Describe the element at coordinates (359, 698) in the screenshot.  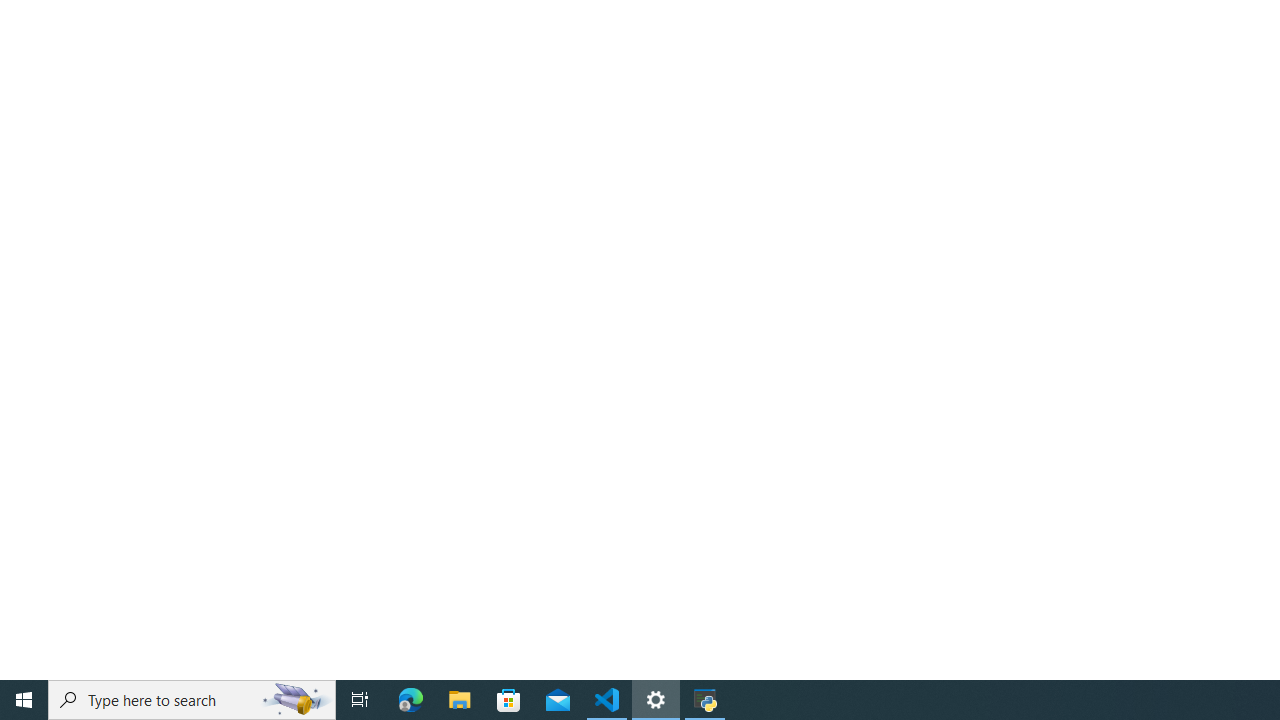
I see `'Task View'` at that location.